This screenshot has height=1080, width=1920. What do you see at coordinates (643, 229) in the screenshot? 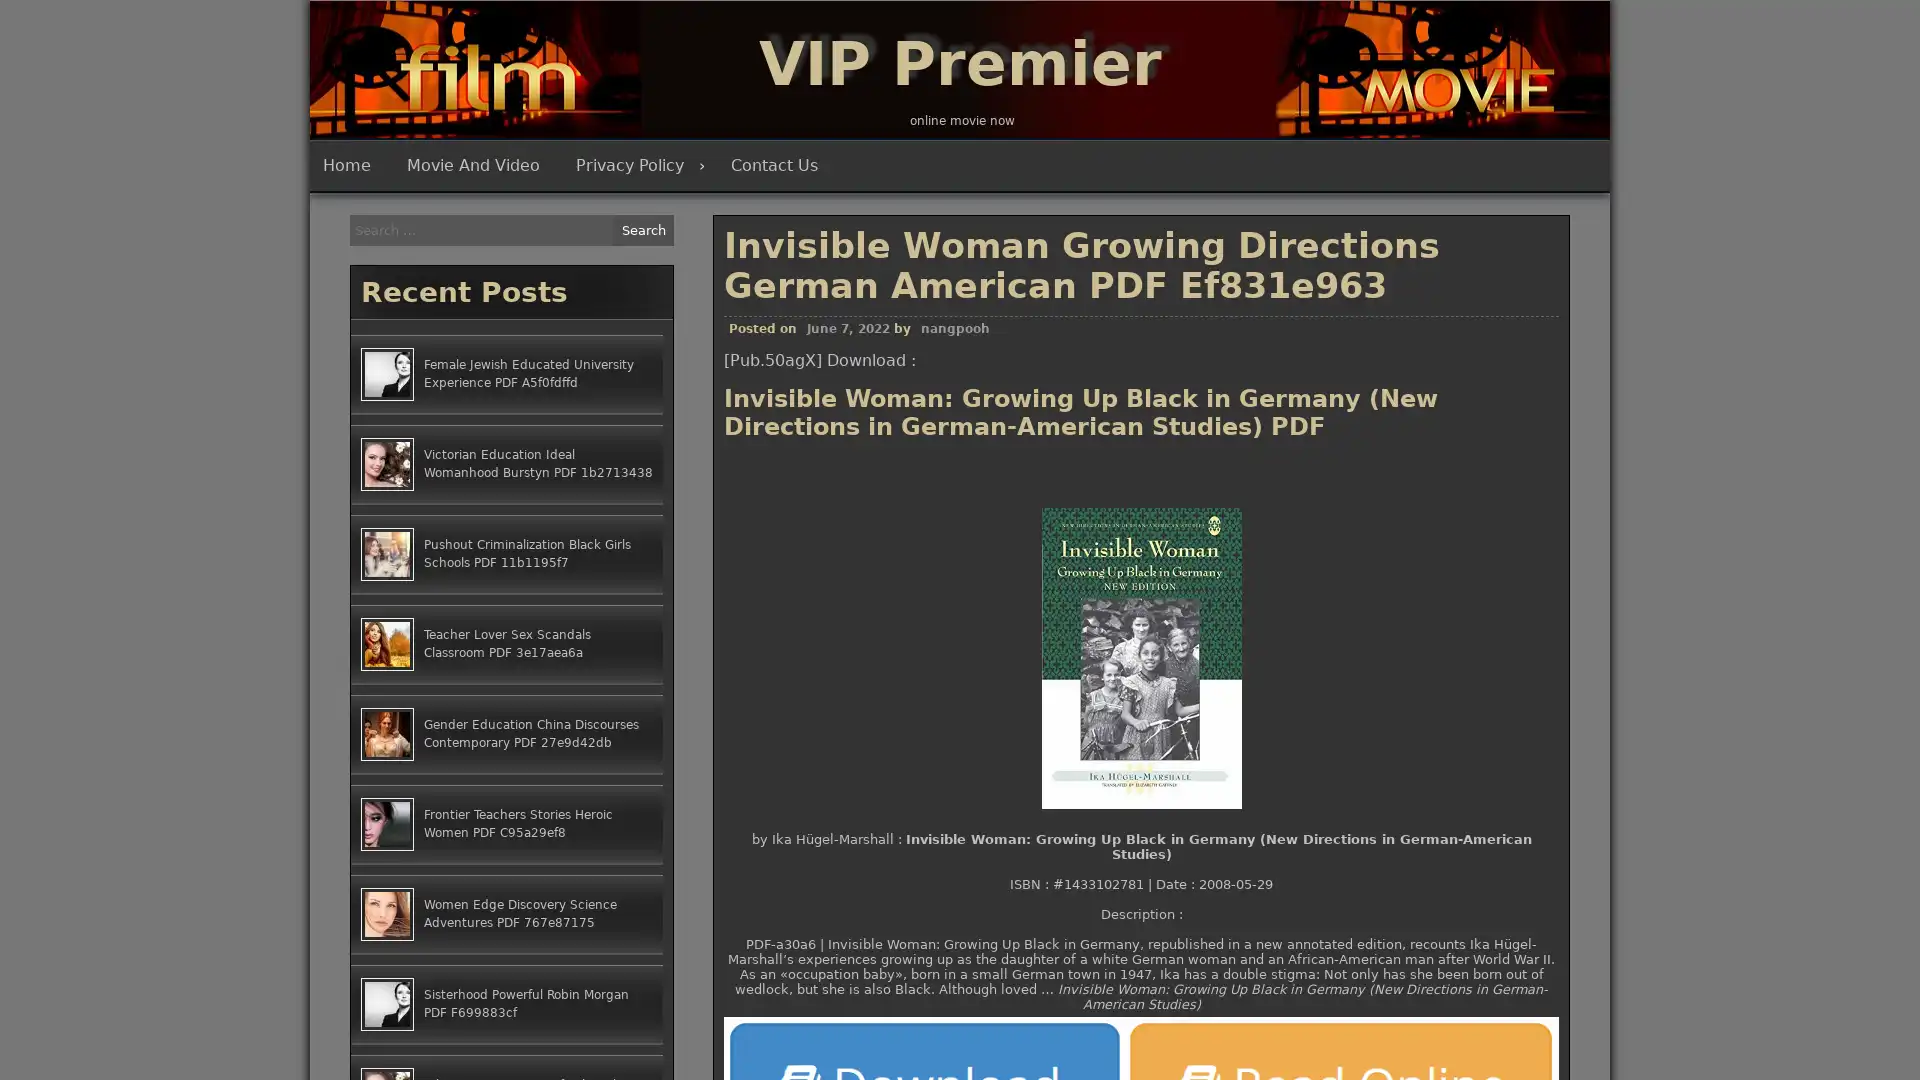
I see `Search` at bounding box center [643, 229].